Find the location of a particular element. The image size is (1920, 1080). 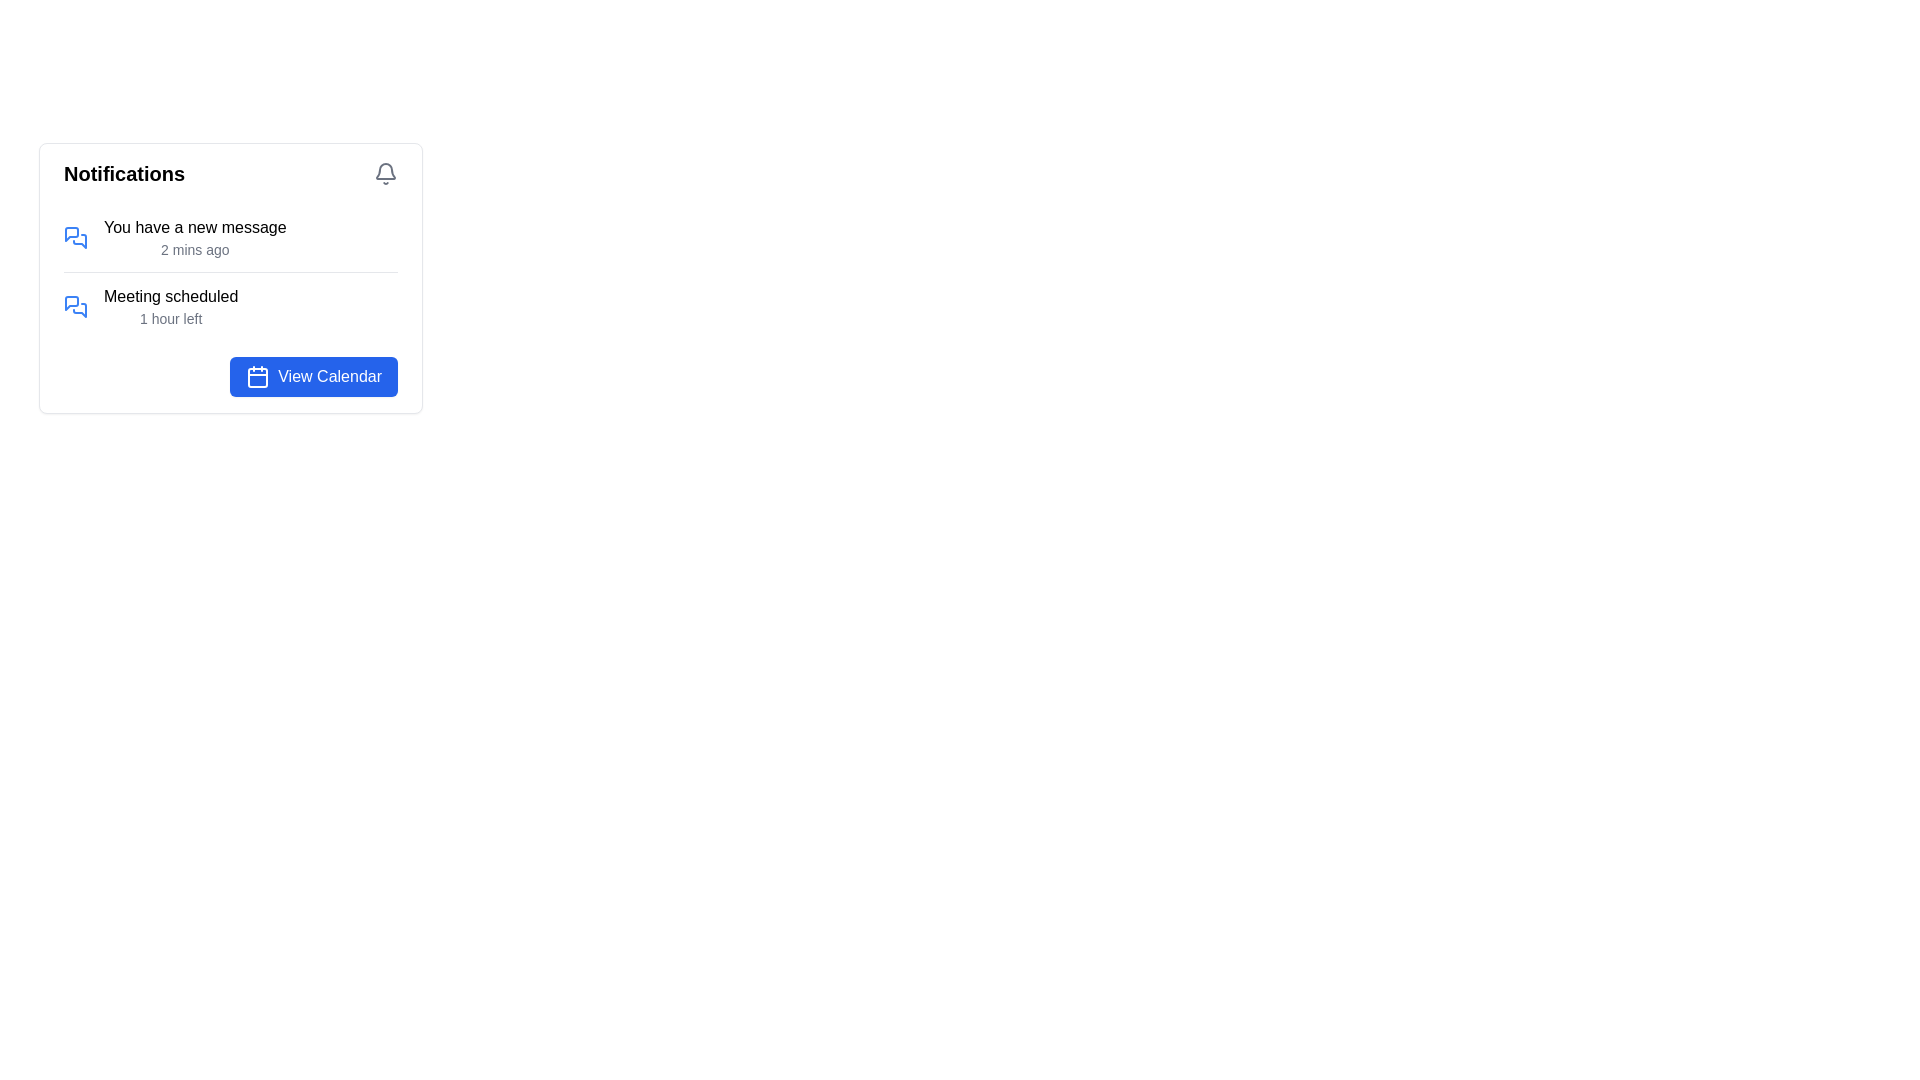

text from the notification panel that says 'Meeting scheduled' and '1 hour left', which is the second notification in the list is located at coordinates (171, 307).